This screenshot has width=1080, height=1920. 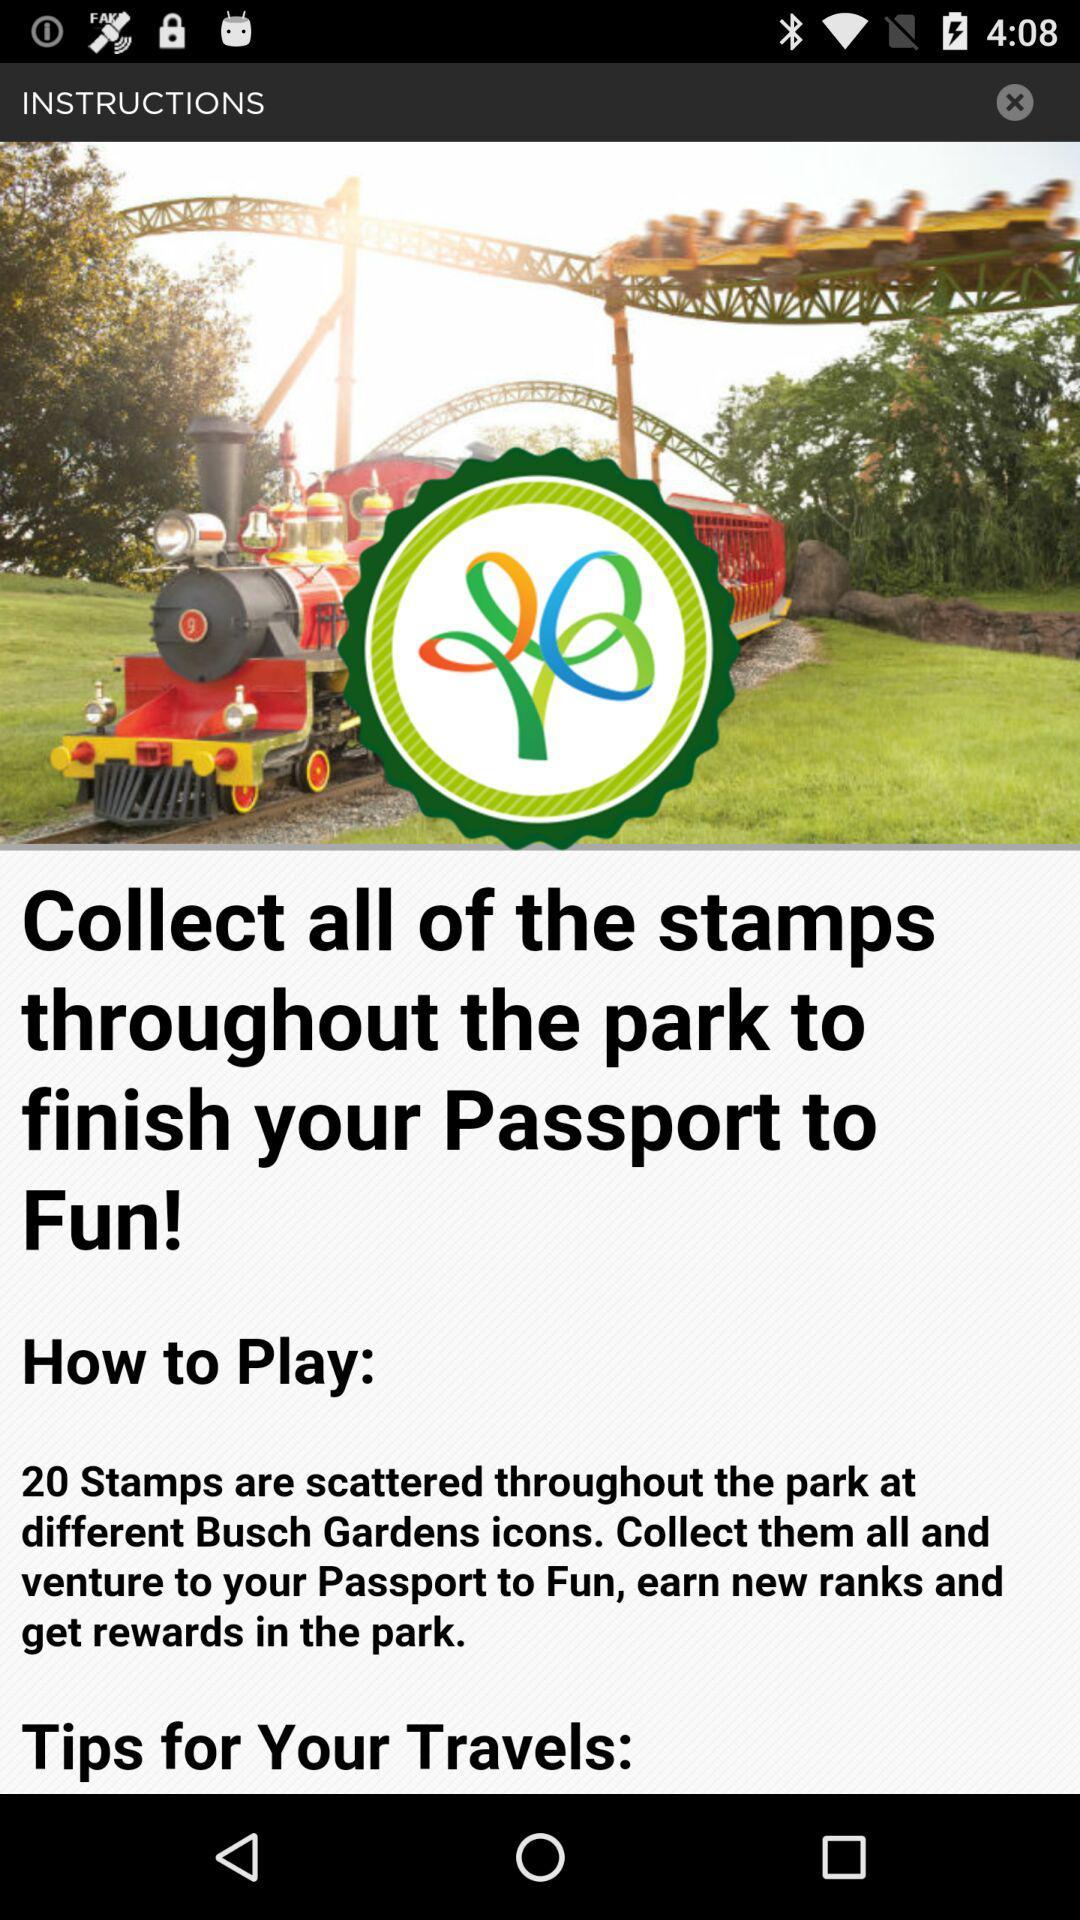 I want to click on page, so click(x=1015, y=101).